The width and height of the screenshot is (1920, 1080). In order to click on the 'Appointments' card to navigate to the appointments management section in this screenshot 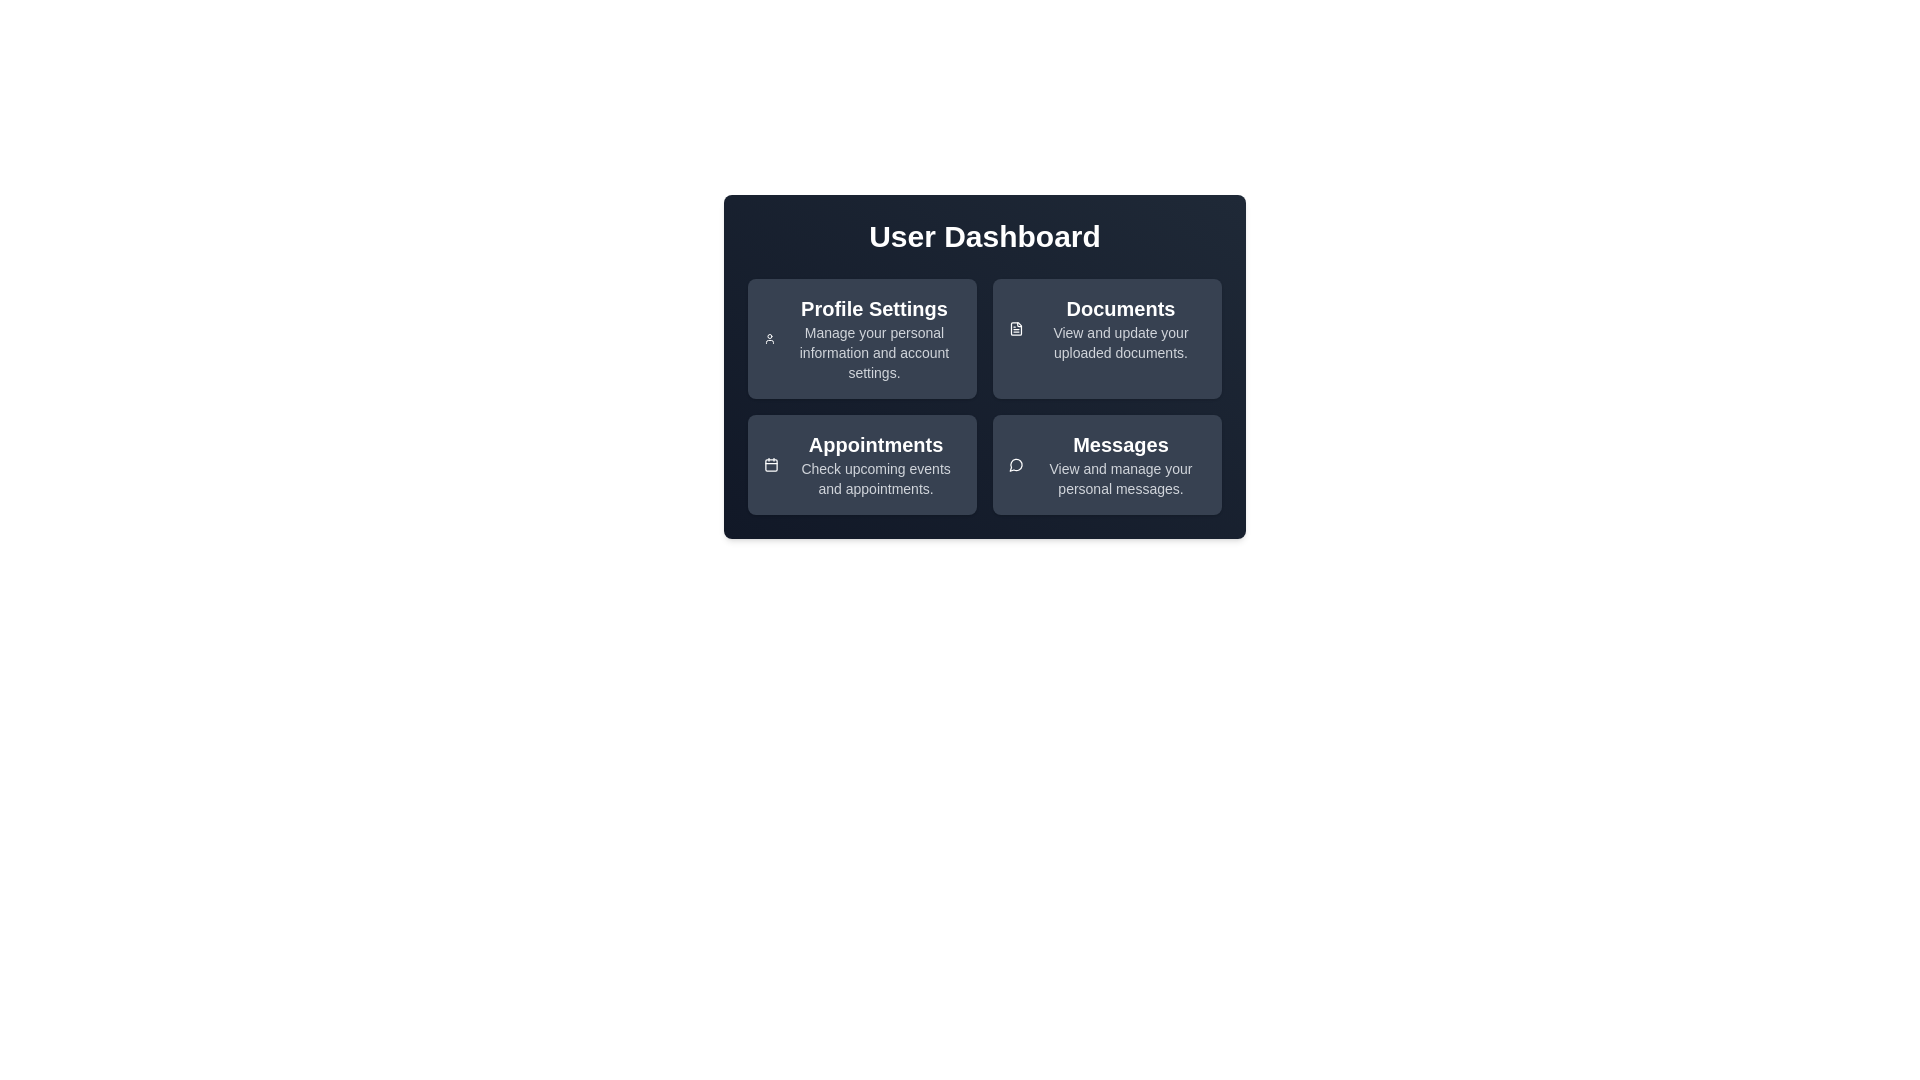, I will do `click(862, 465)`.